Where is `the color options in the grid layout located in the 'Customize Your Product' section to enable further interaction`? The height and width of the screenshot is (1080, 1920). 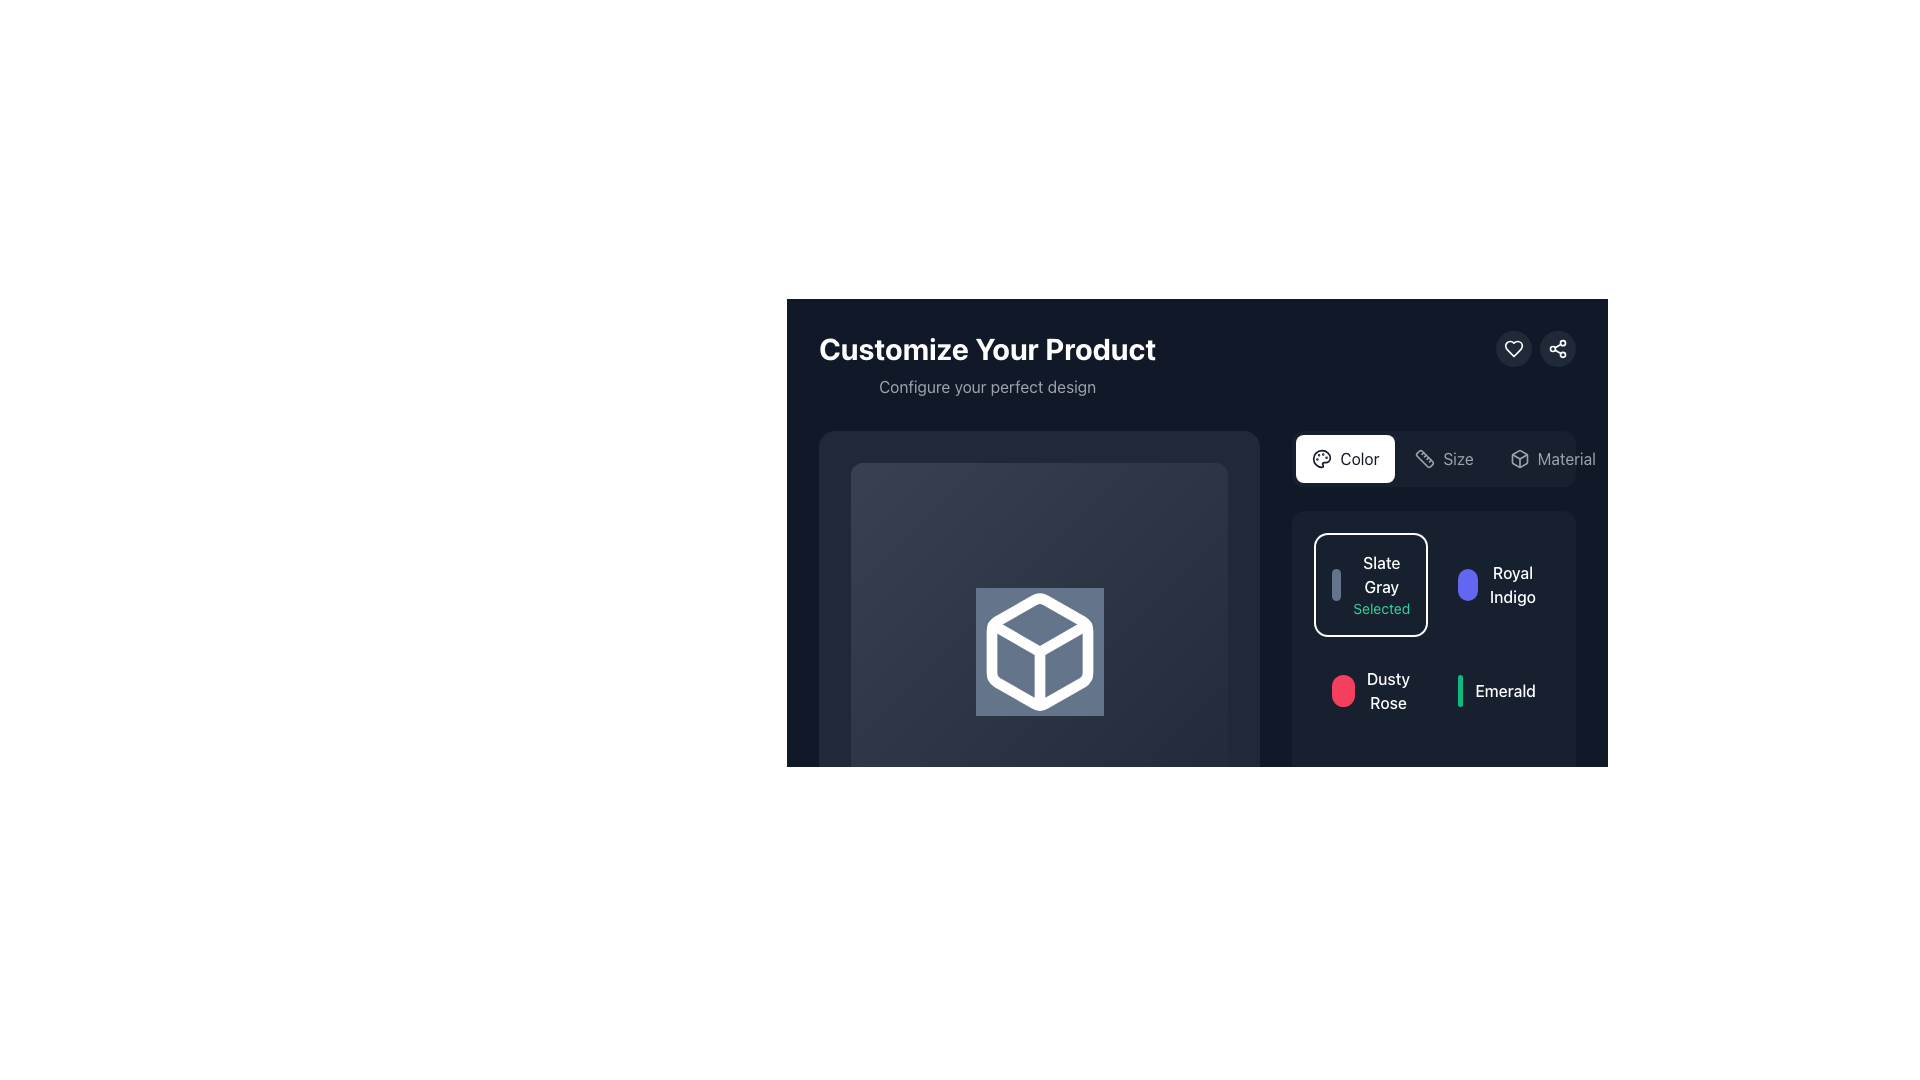
the color options in the grid layout located in the 'Customize Your Product' section to enable further interaction is located at coordinates (1433, 680).